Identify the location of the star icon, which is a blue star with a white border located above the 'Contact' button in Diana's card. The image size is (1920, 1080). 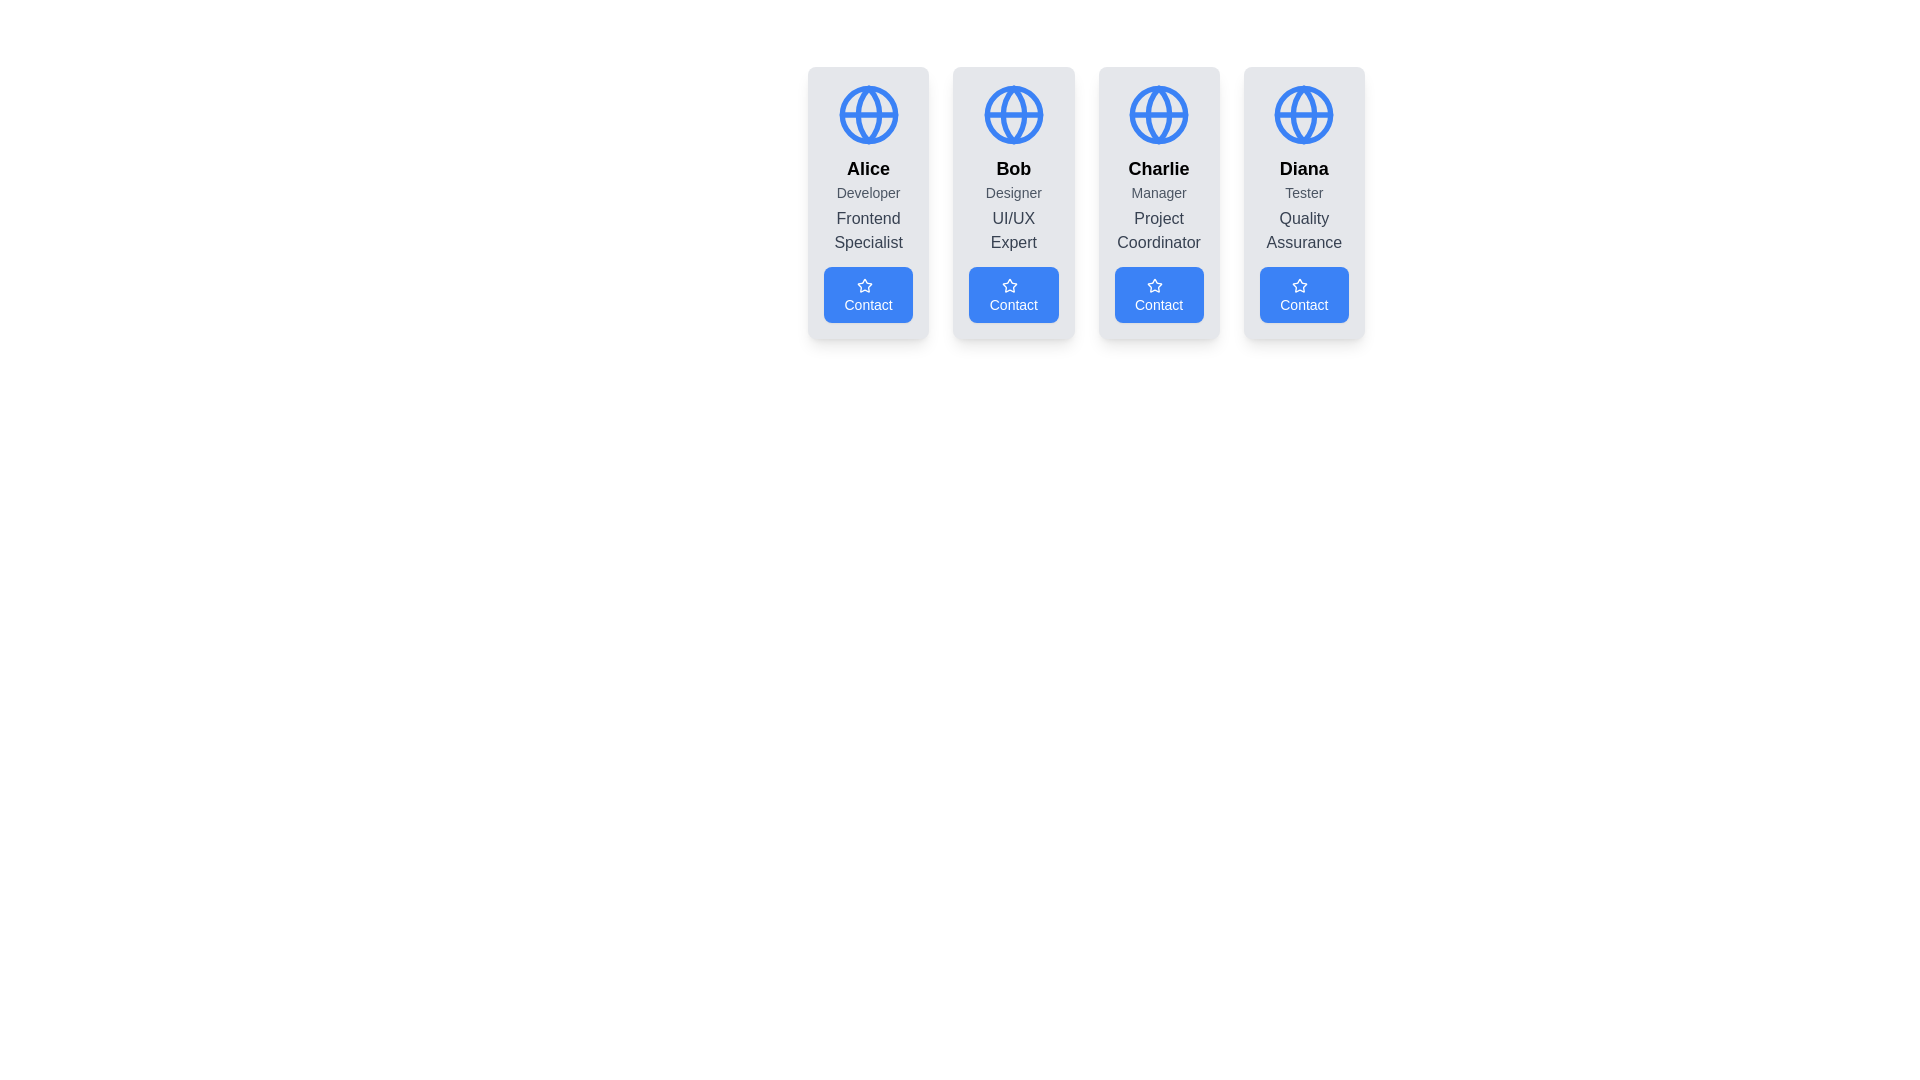
(1300, 285).